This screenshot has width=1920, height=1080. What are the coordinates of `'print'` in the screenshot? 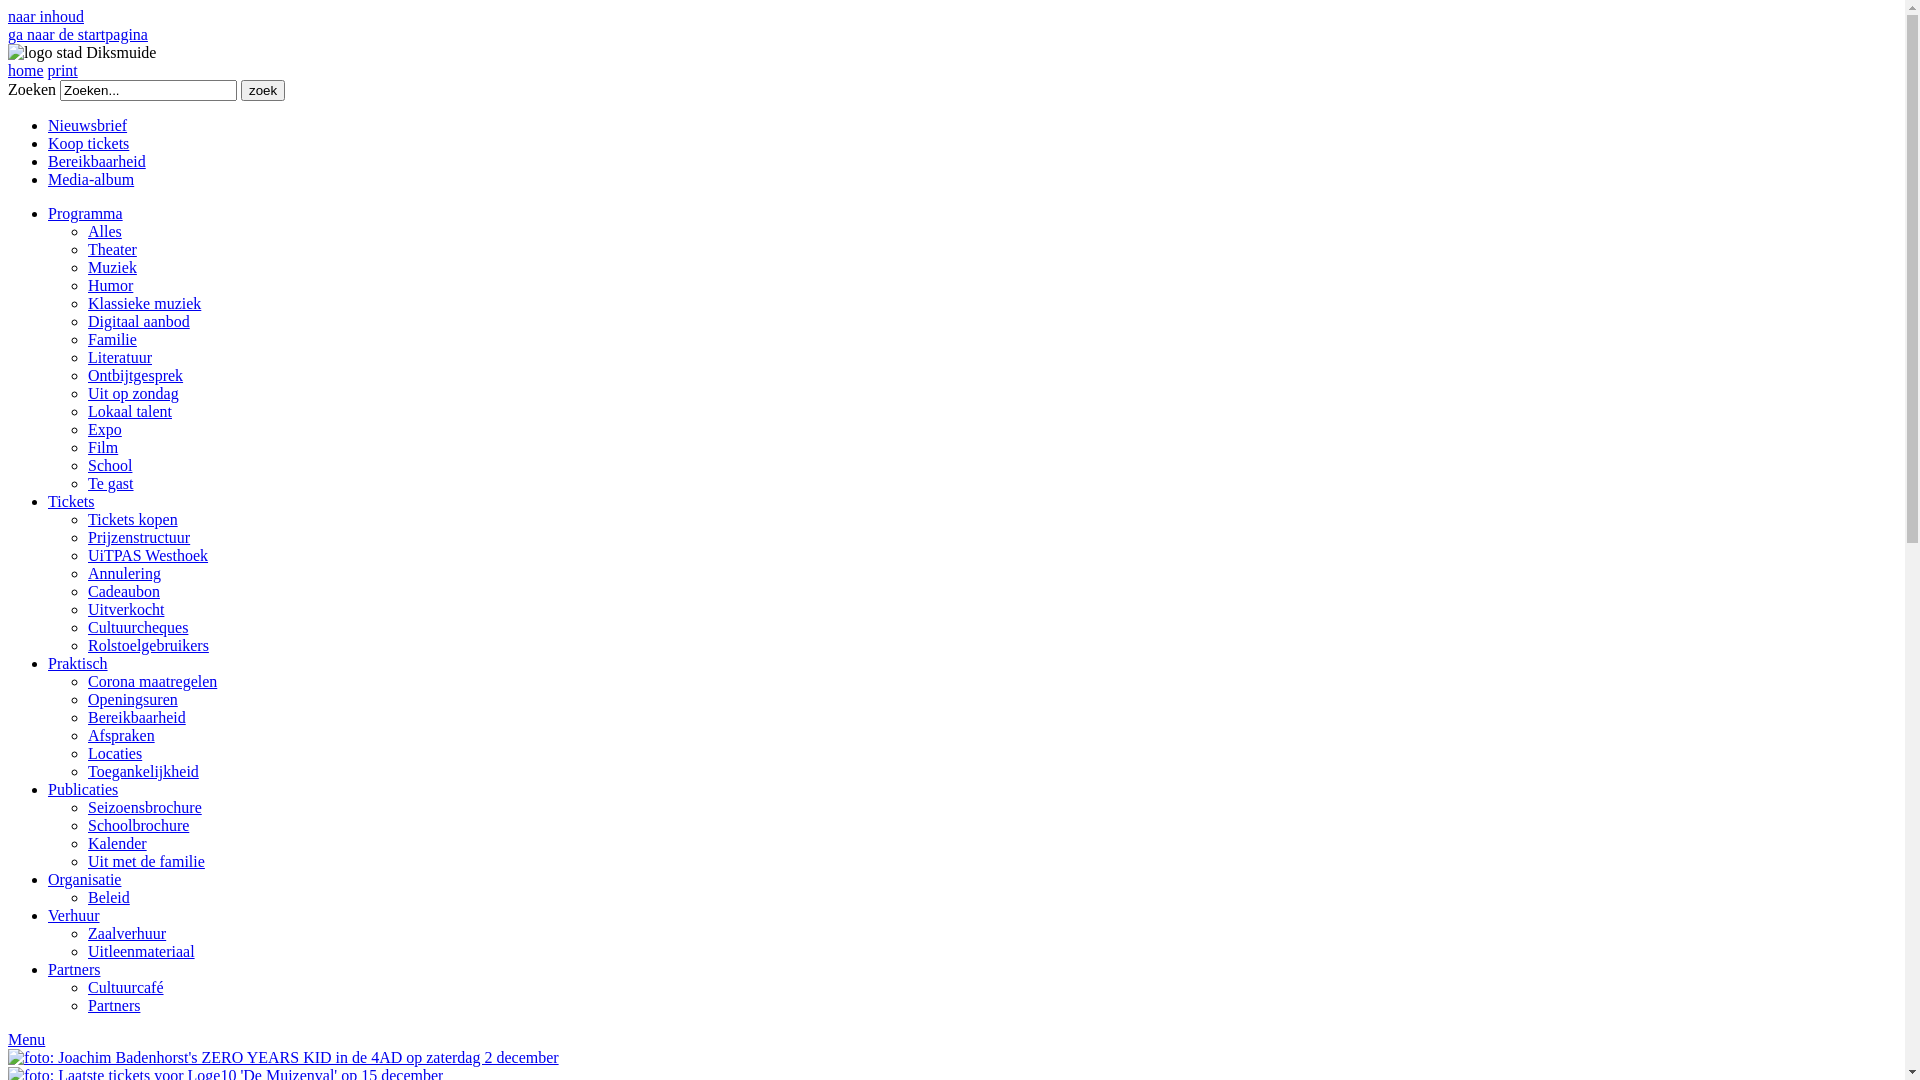 It's located at (62, 69).